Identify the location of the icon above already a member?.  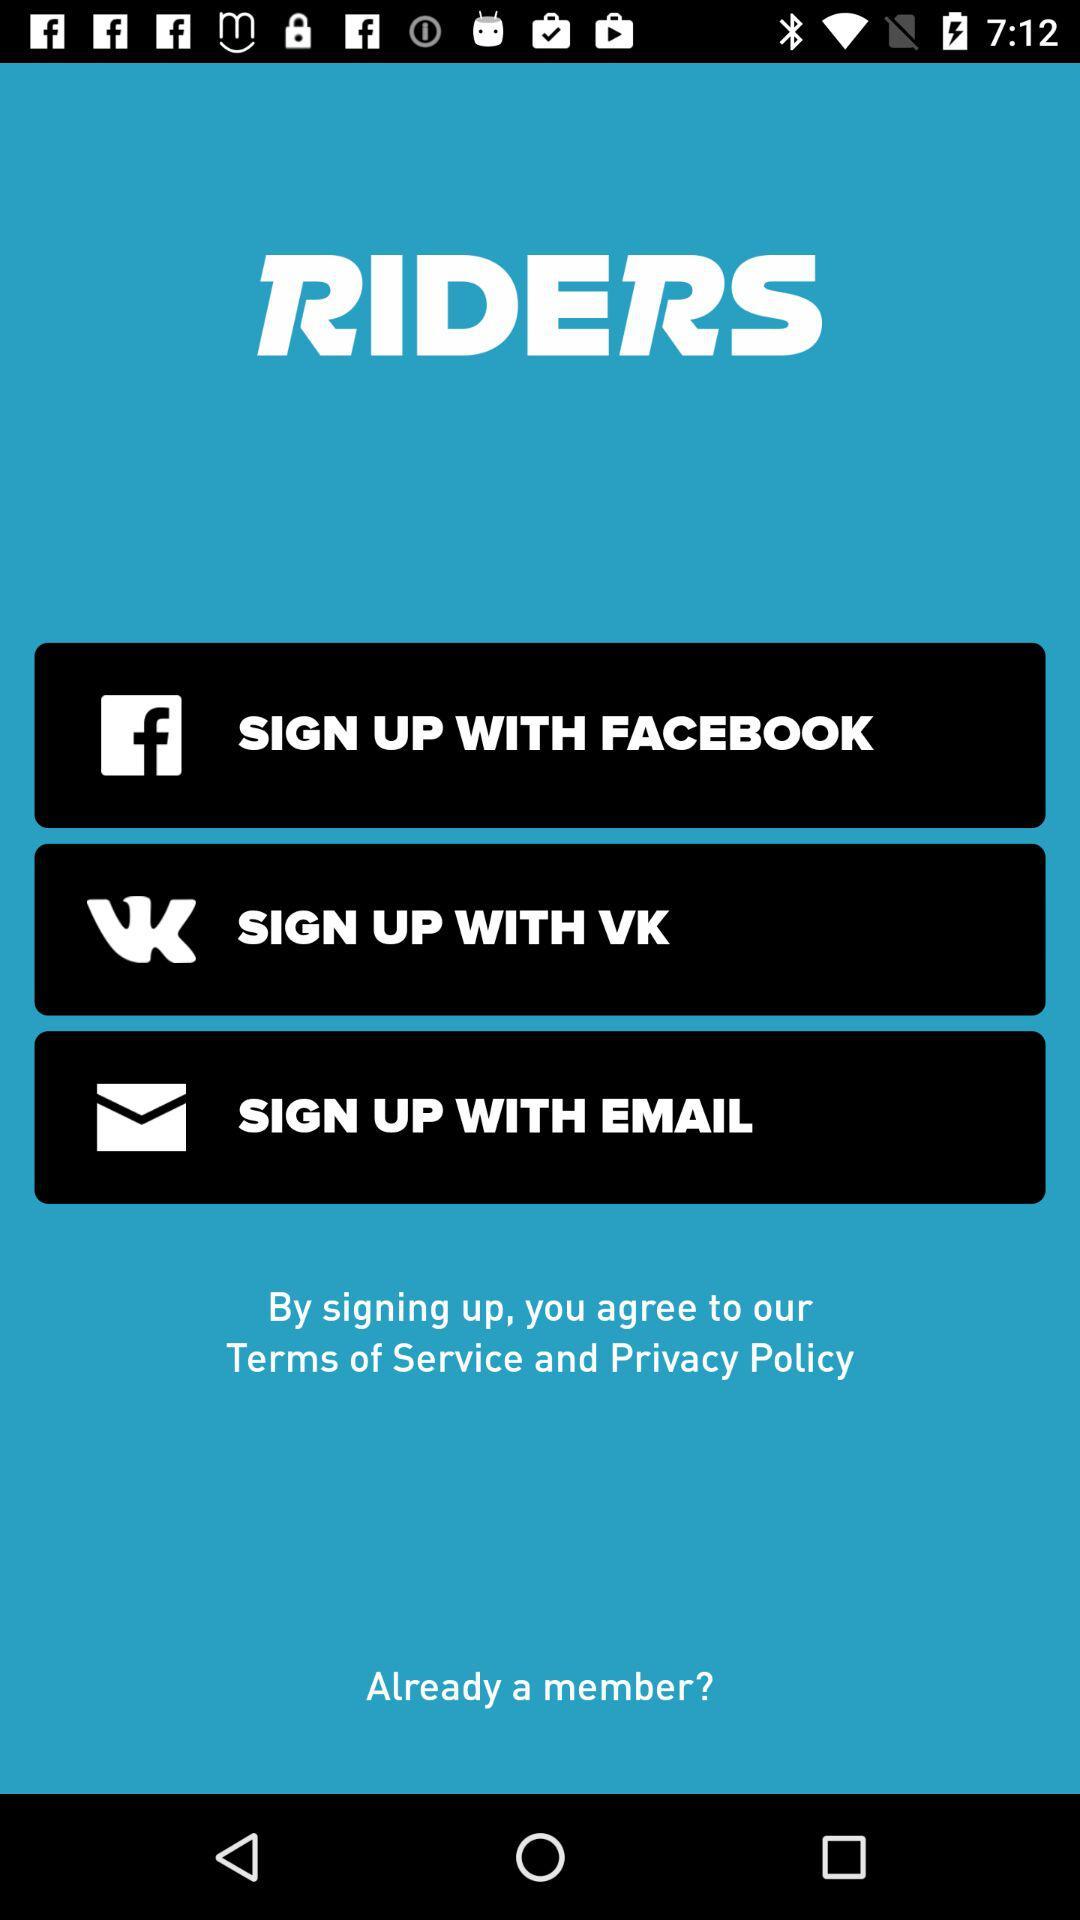
(540, 1330).